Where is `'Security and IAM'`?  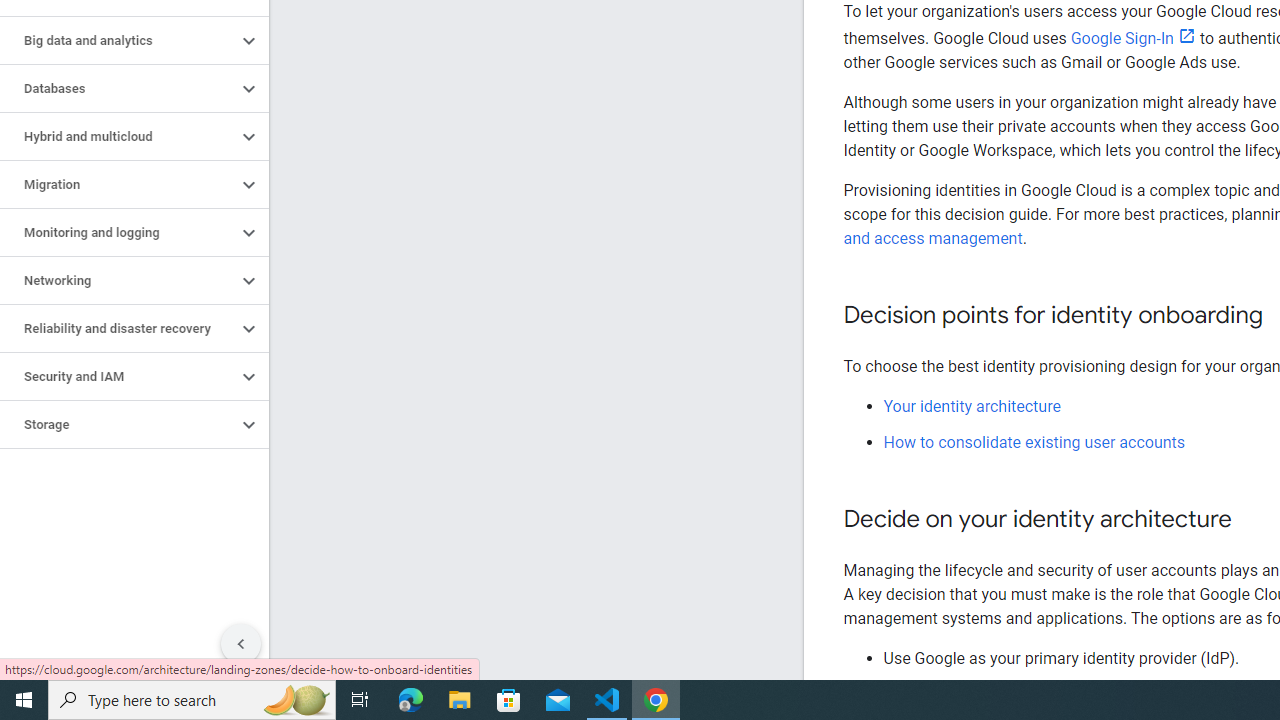 'Security and IAM' is located at coordinates (117, 376).